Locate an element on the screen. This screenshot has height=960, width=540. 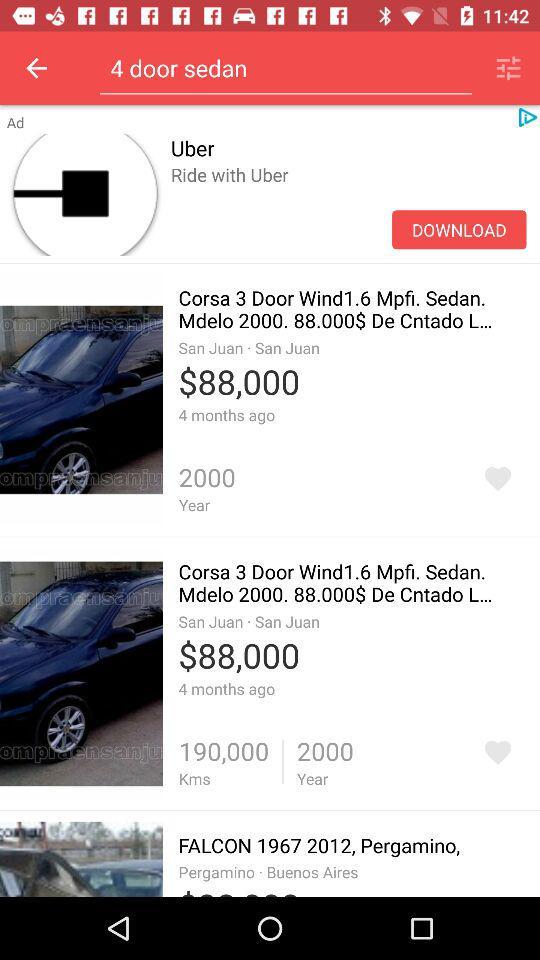
like option is located at coordinates (496, 478).